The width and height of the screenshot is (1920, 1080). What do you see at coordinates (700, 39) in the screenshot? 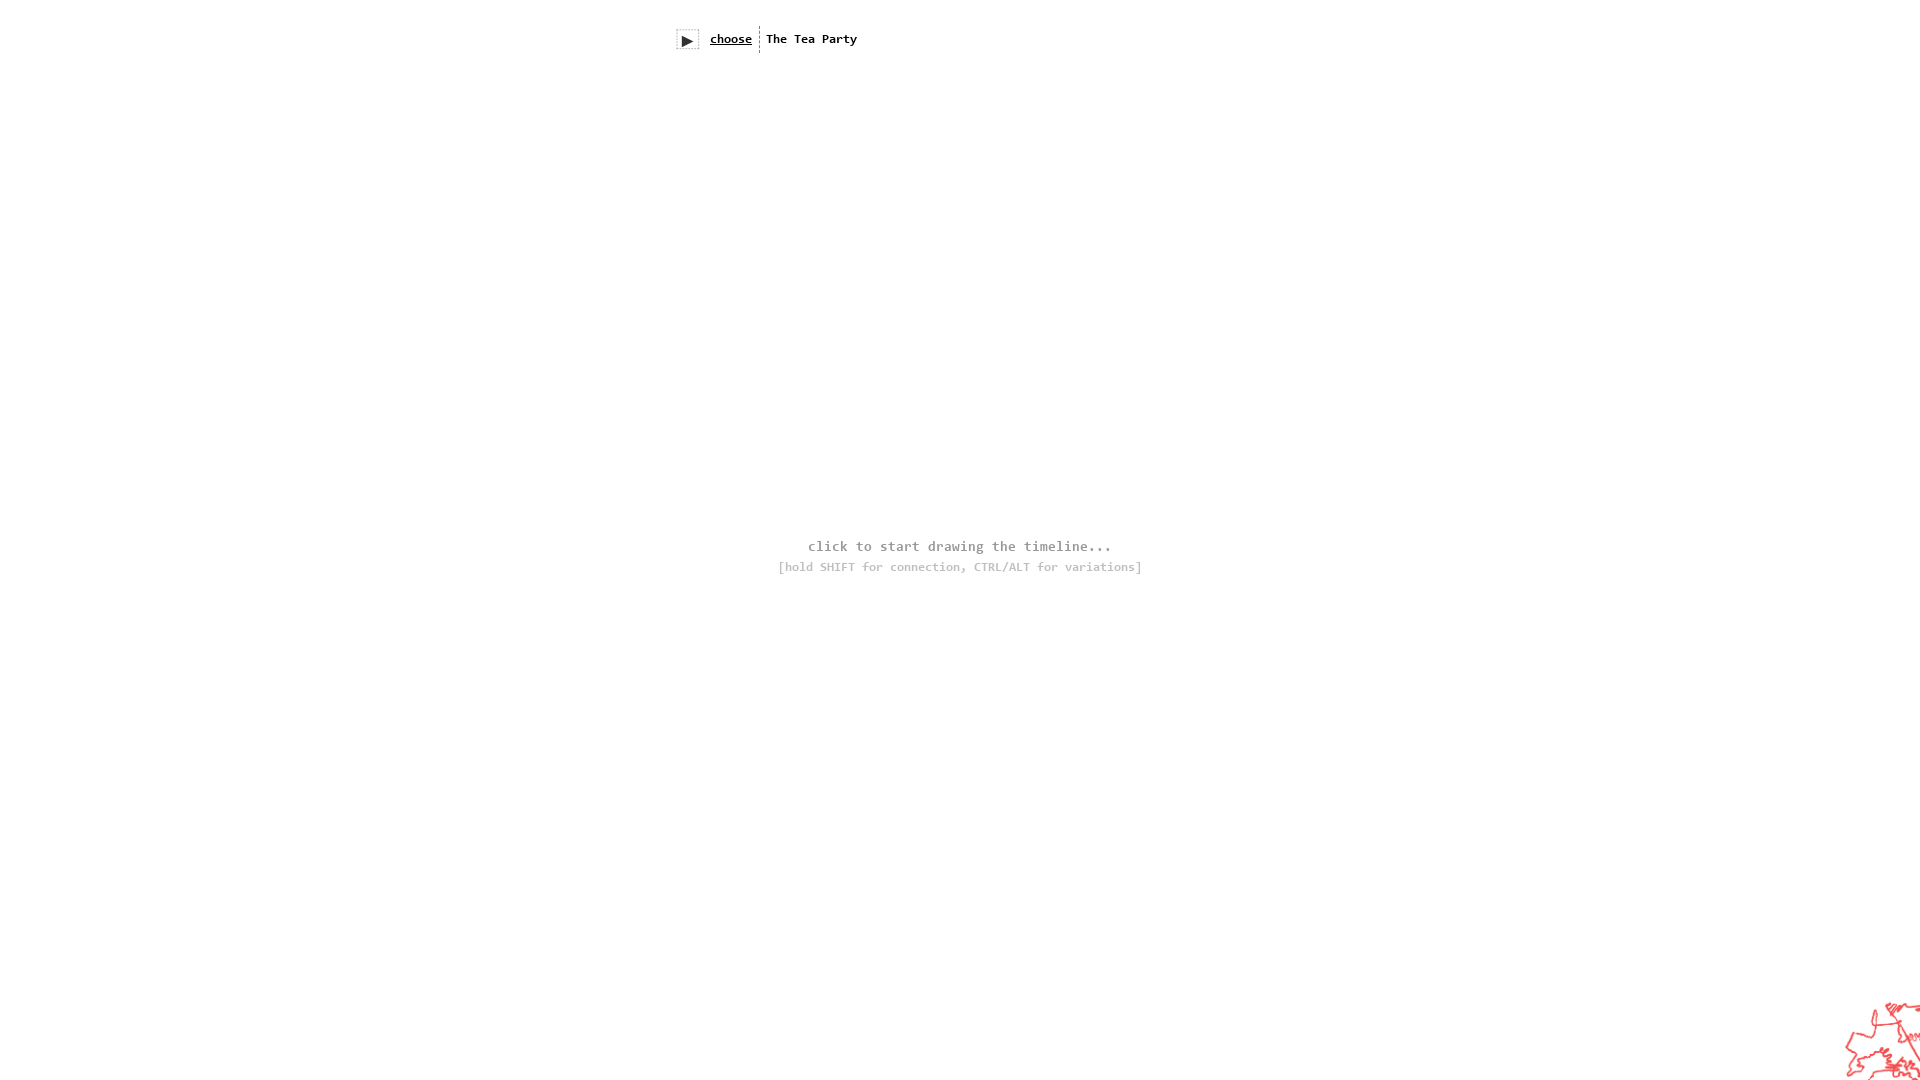
I see `'menu/search'` at bounding box center [700, 39].